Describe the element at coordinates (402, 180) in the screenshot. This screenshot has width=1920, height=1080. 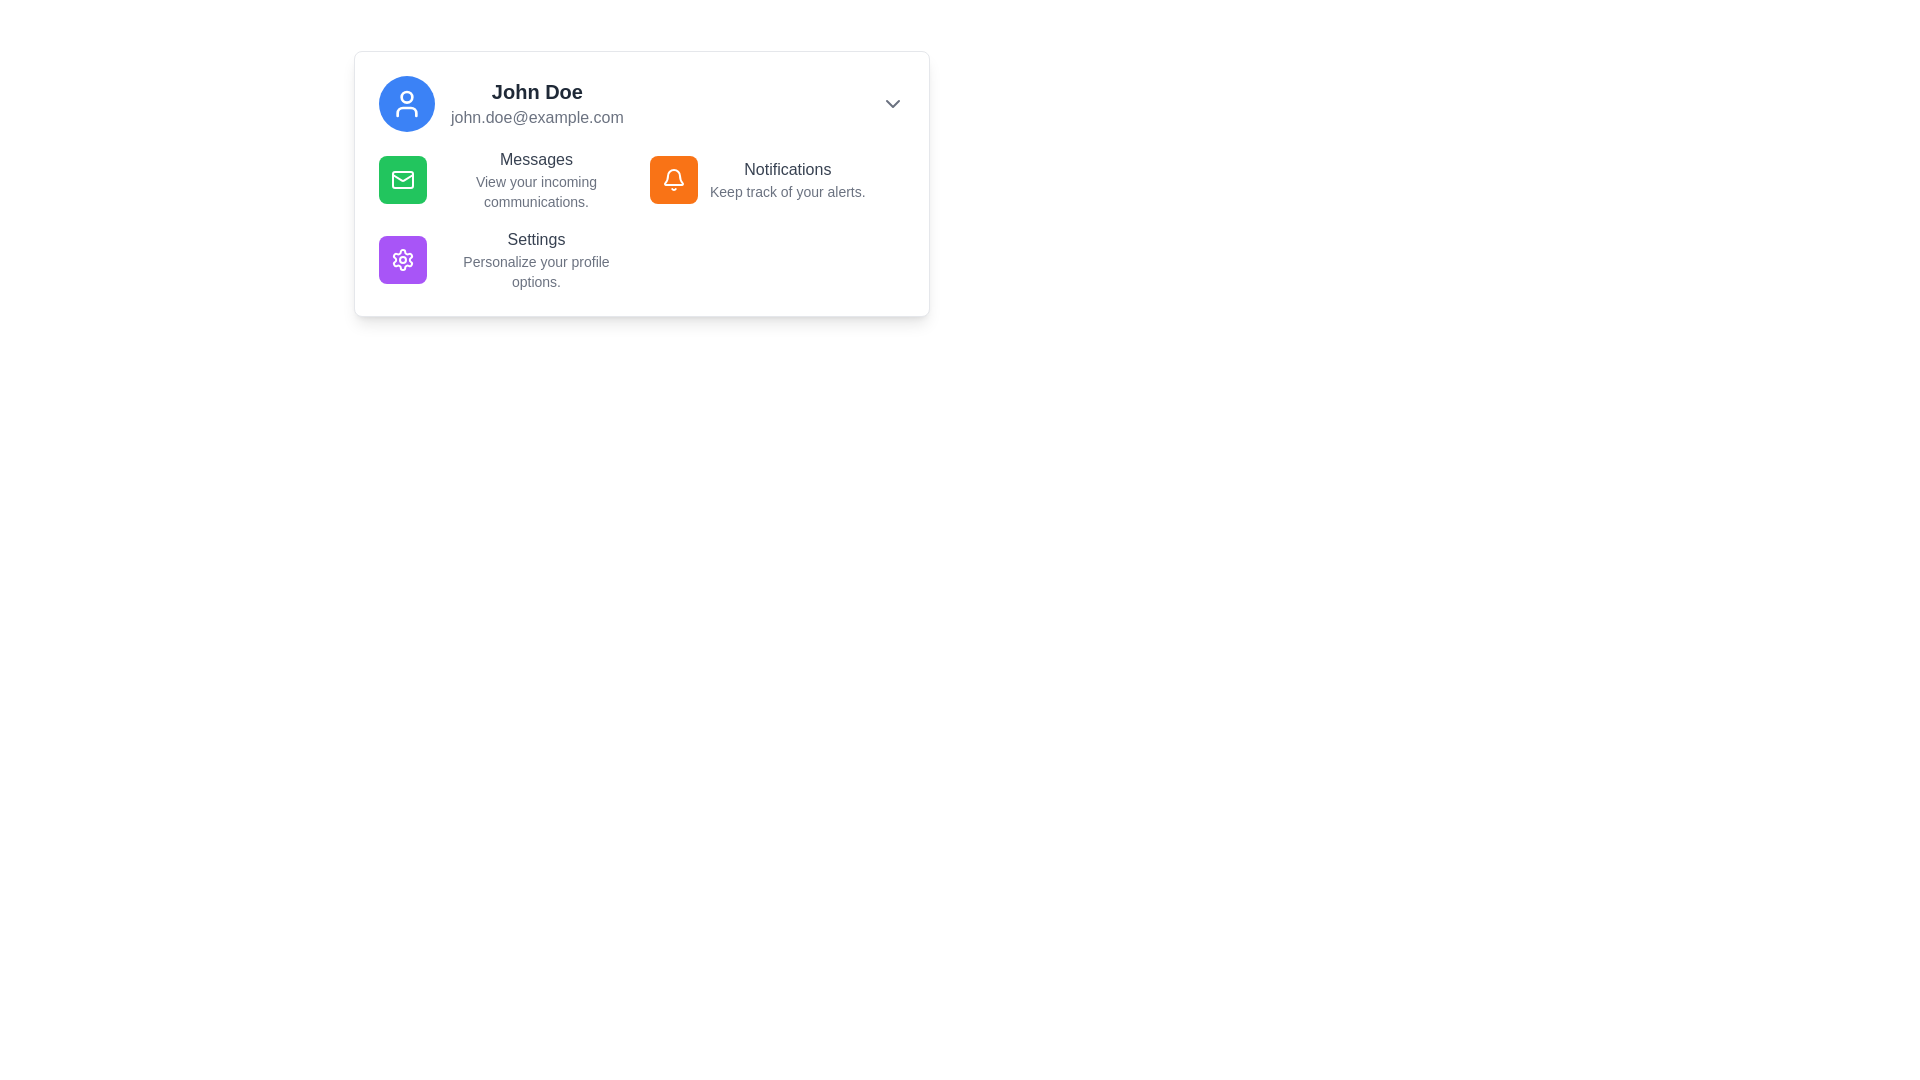
I see `the 'Messages' icon located within a green background, which is positioned to the left of the 'Messages: View your incoming communications.' text block` at that location.